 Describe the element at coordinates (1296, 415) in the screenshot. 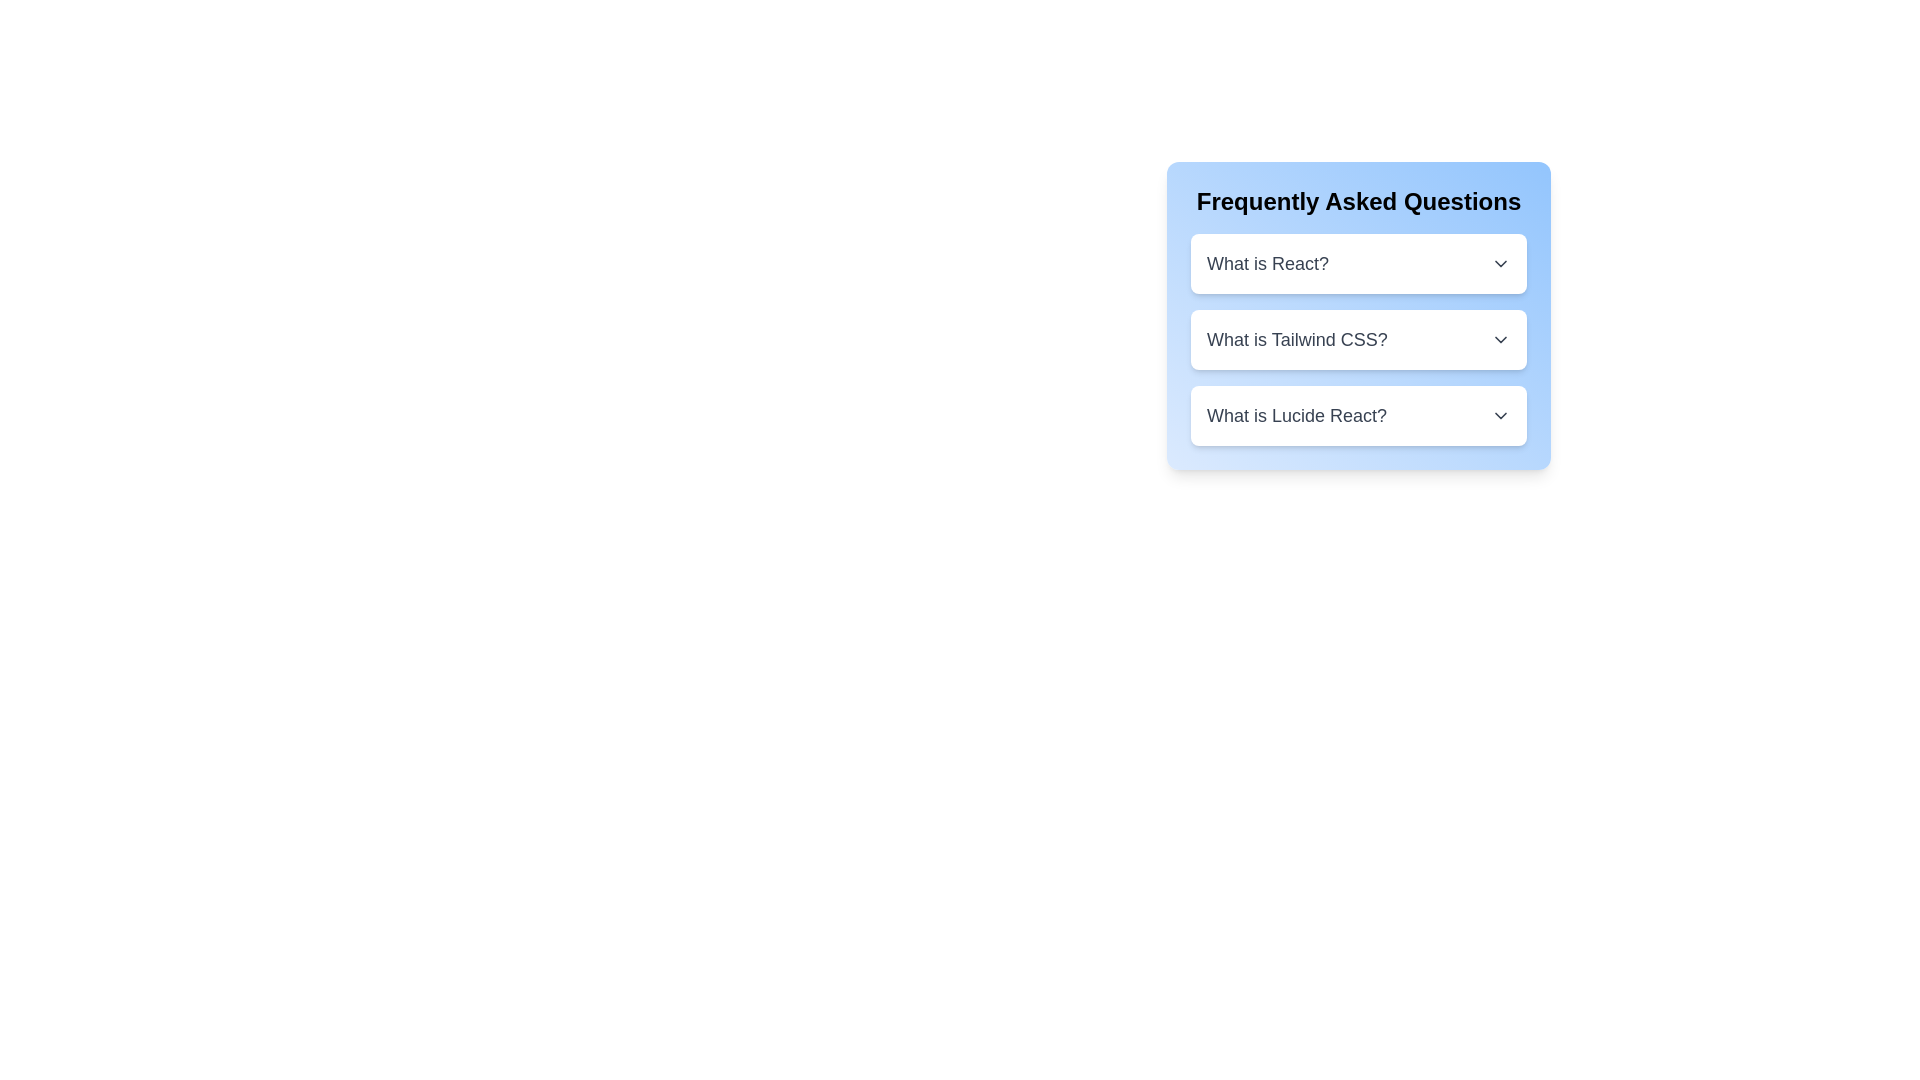

I see `text label within the third item of the FAQ section, which is located under 'What is Tailwind CSS?' and next to a chevron icon` at that location.